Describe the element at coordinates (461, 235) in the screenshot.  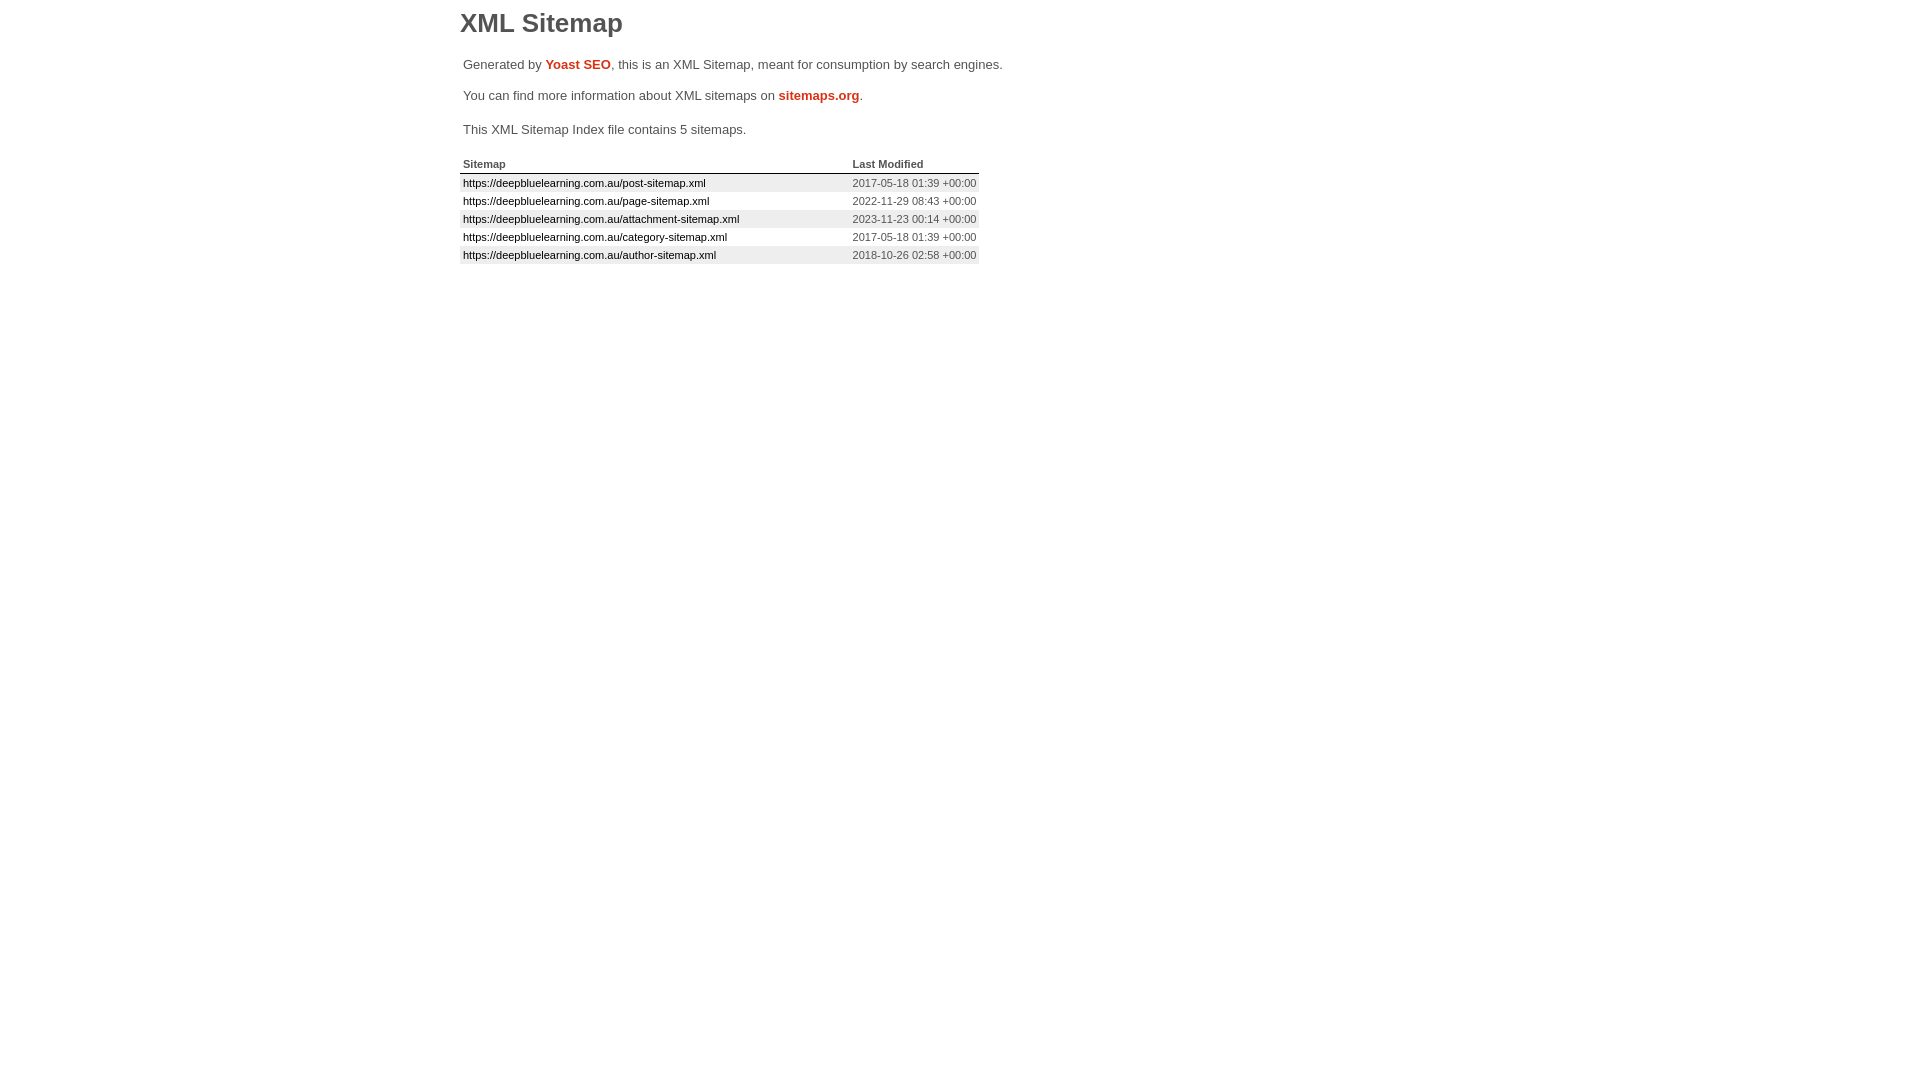
I see `'https://deepbluelearning.com.au/category-sitemap.xml'` at that location.